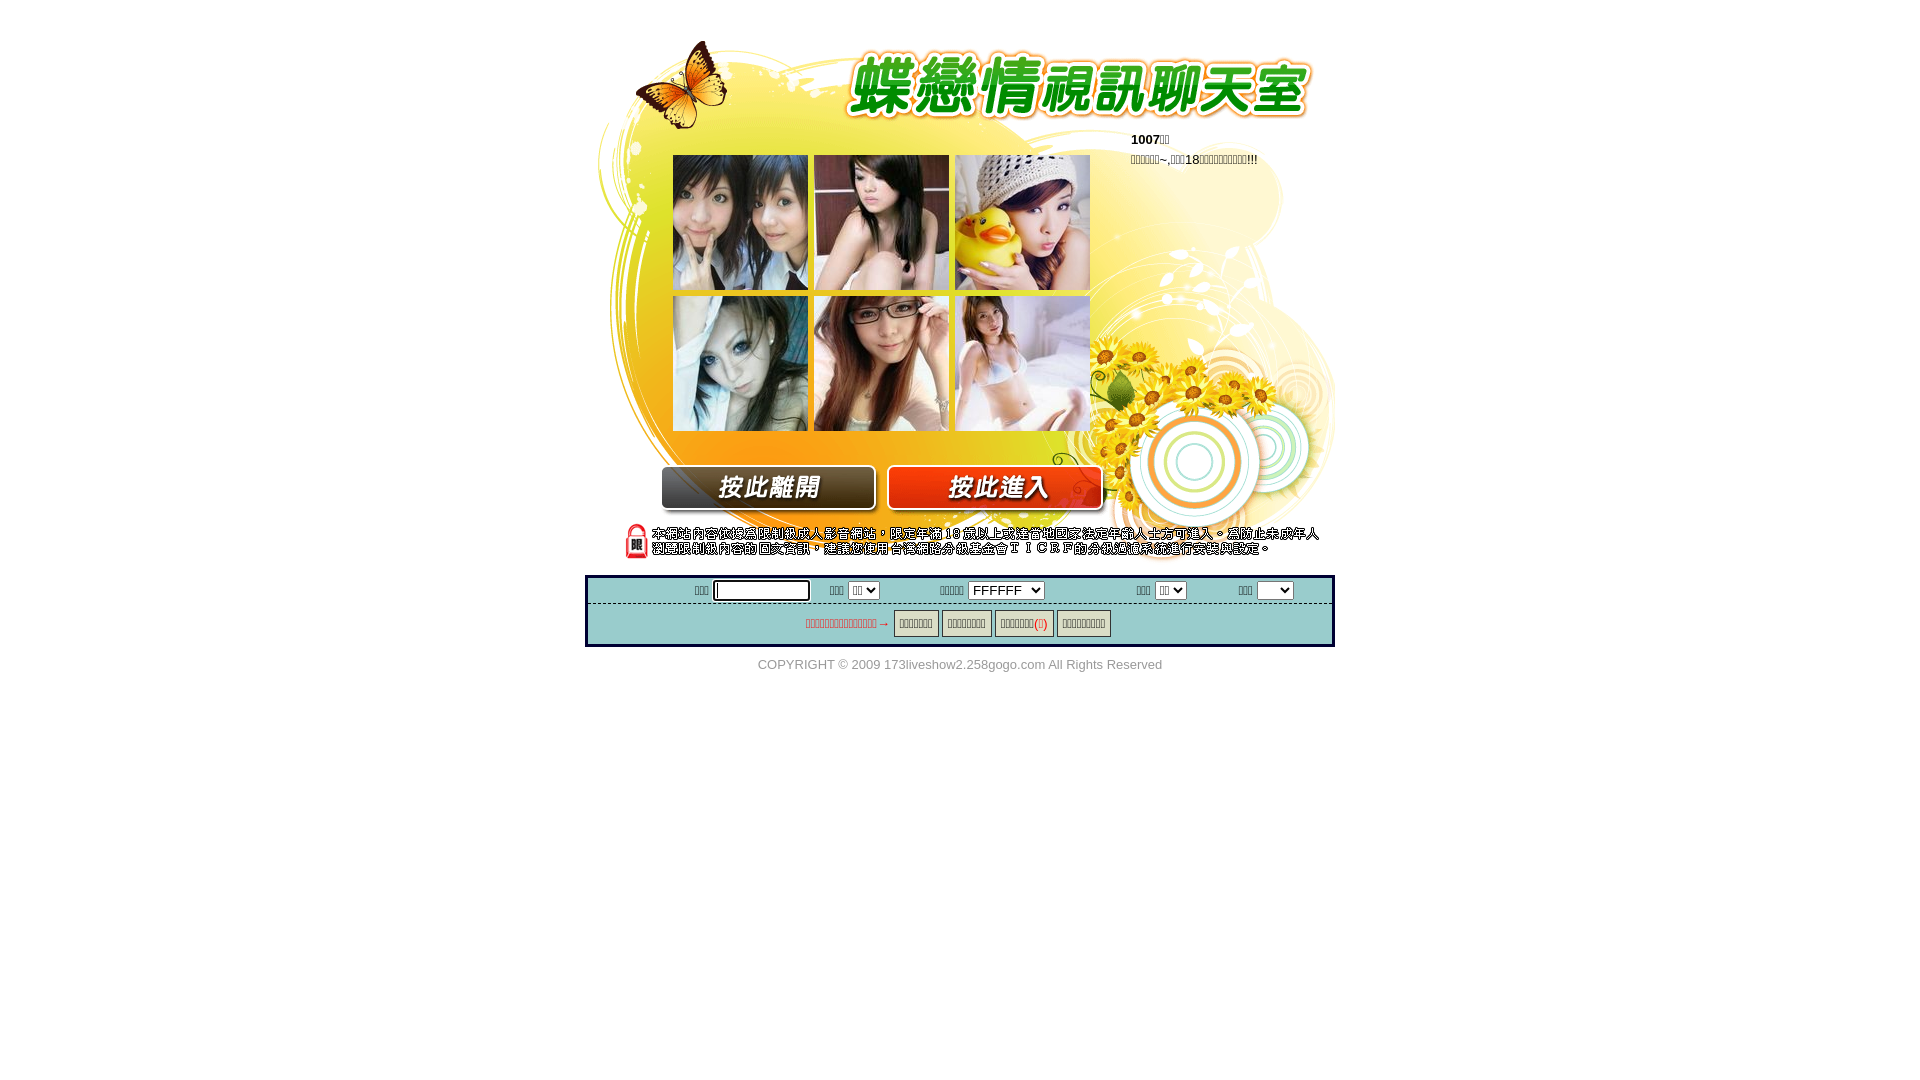 This screenshot has height=1080, width=1920. Describe the element at coordinates (964, 663) in the screenshot. I see `'173liveshow2.258gogo.com'` at that location.